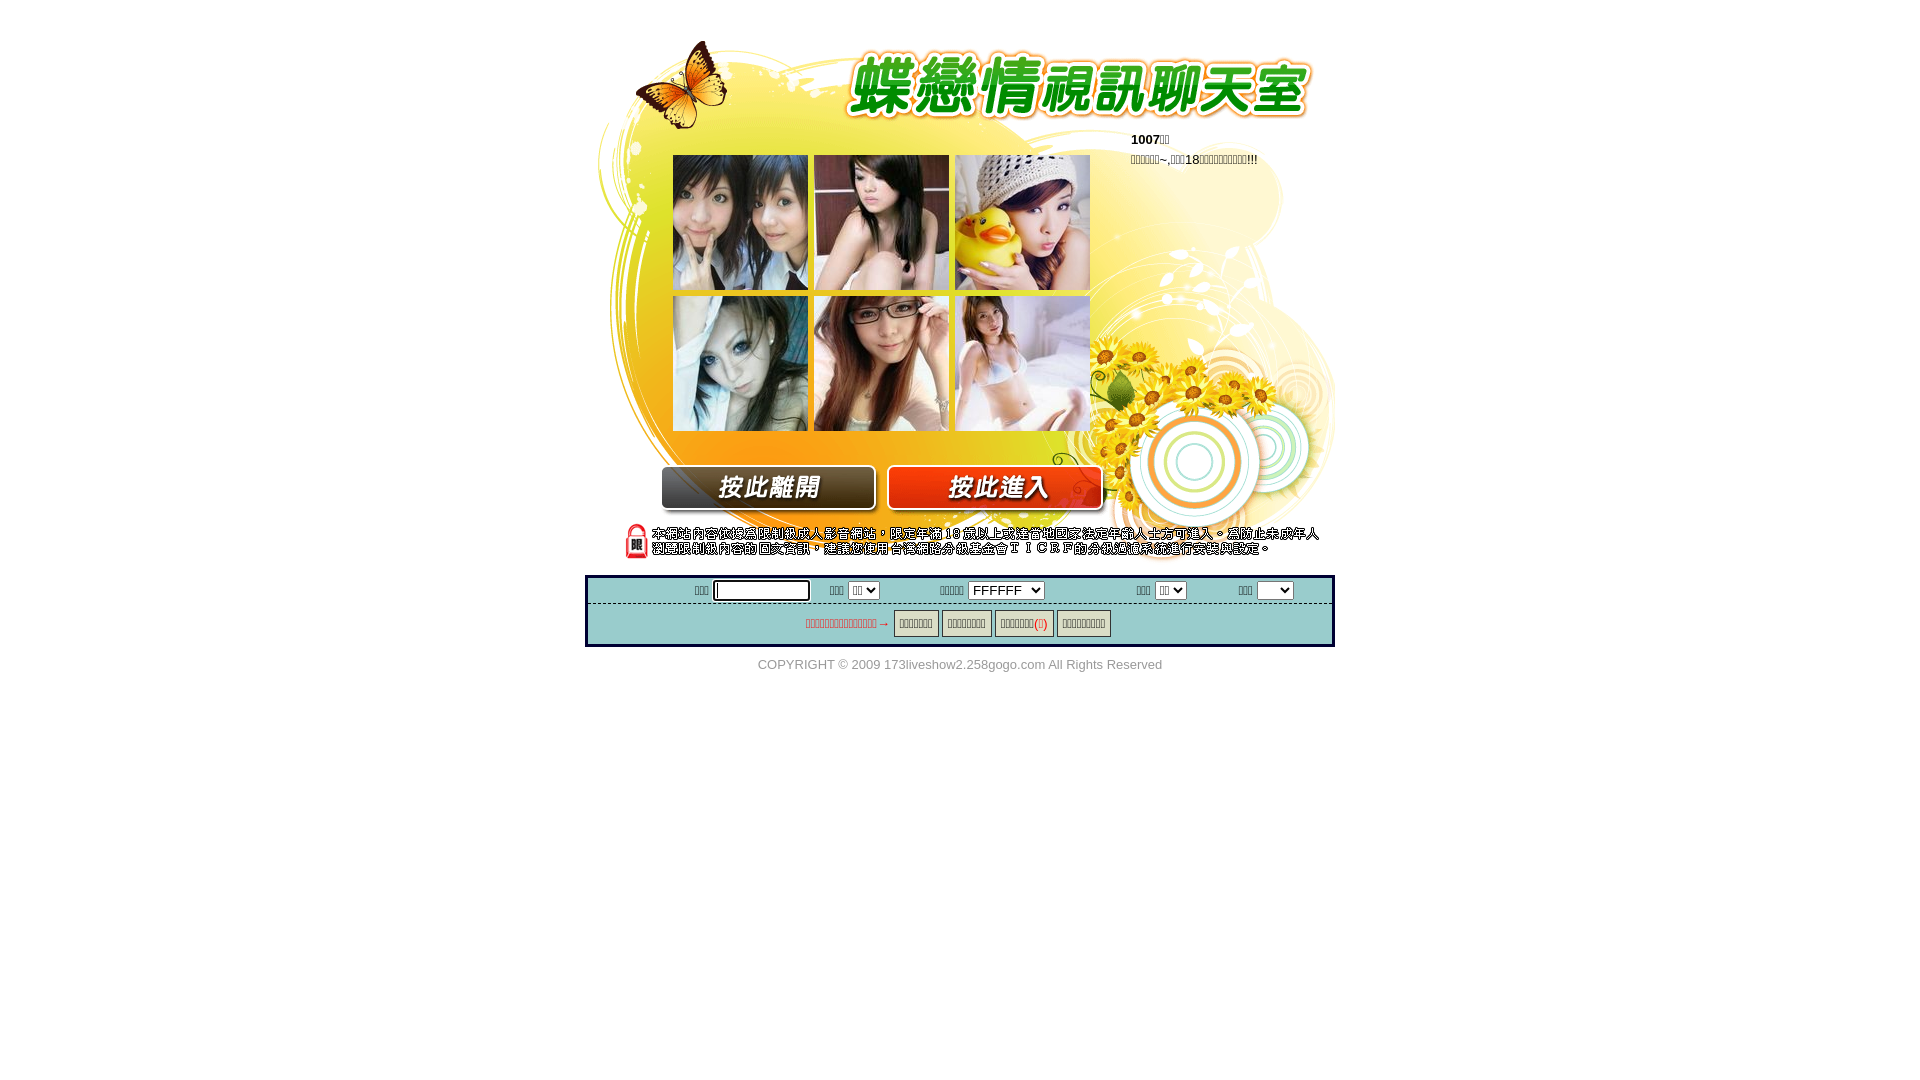 This screenshot has height=1080, width=1920. Describe the element at coordinates (964, 663) in the screenshot. I see `'173liveshow2.258gogo.com'` at that location.